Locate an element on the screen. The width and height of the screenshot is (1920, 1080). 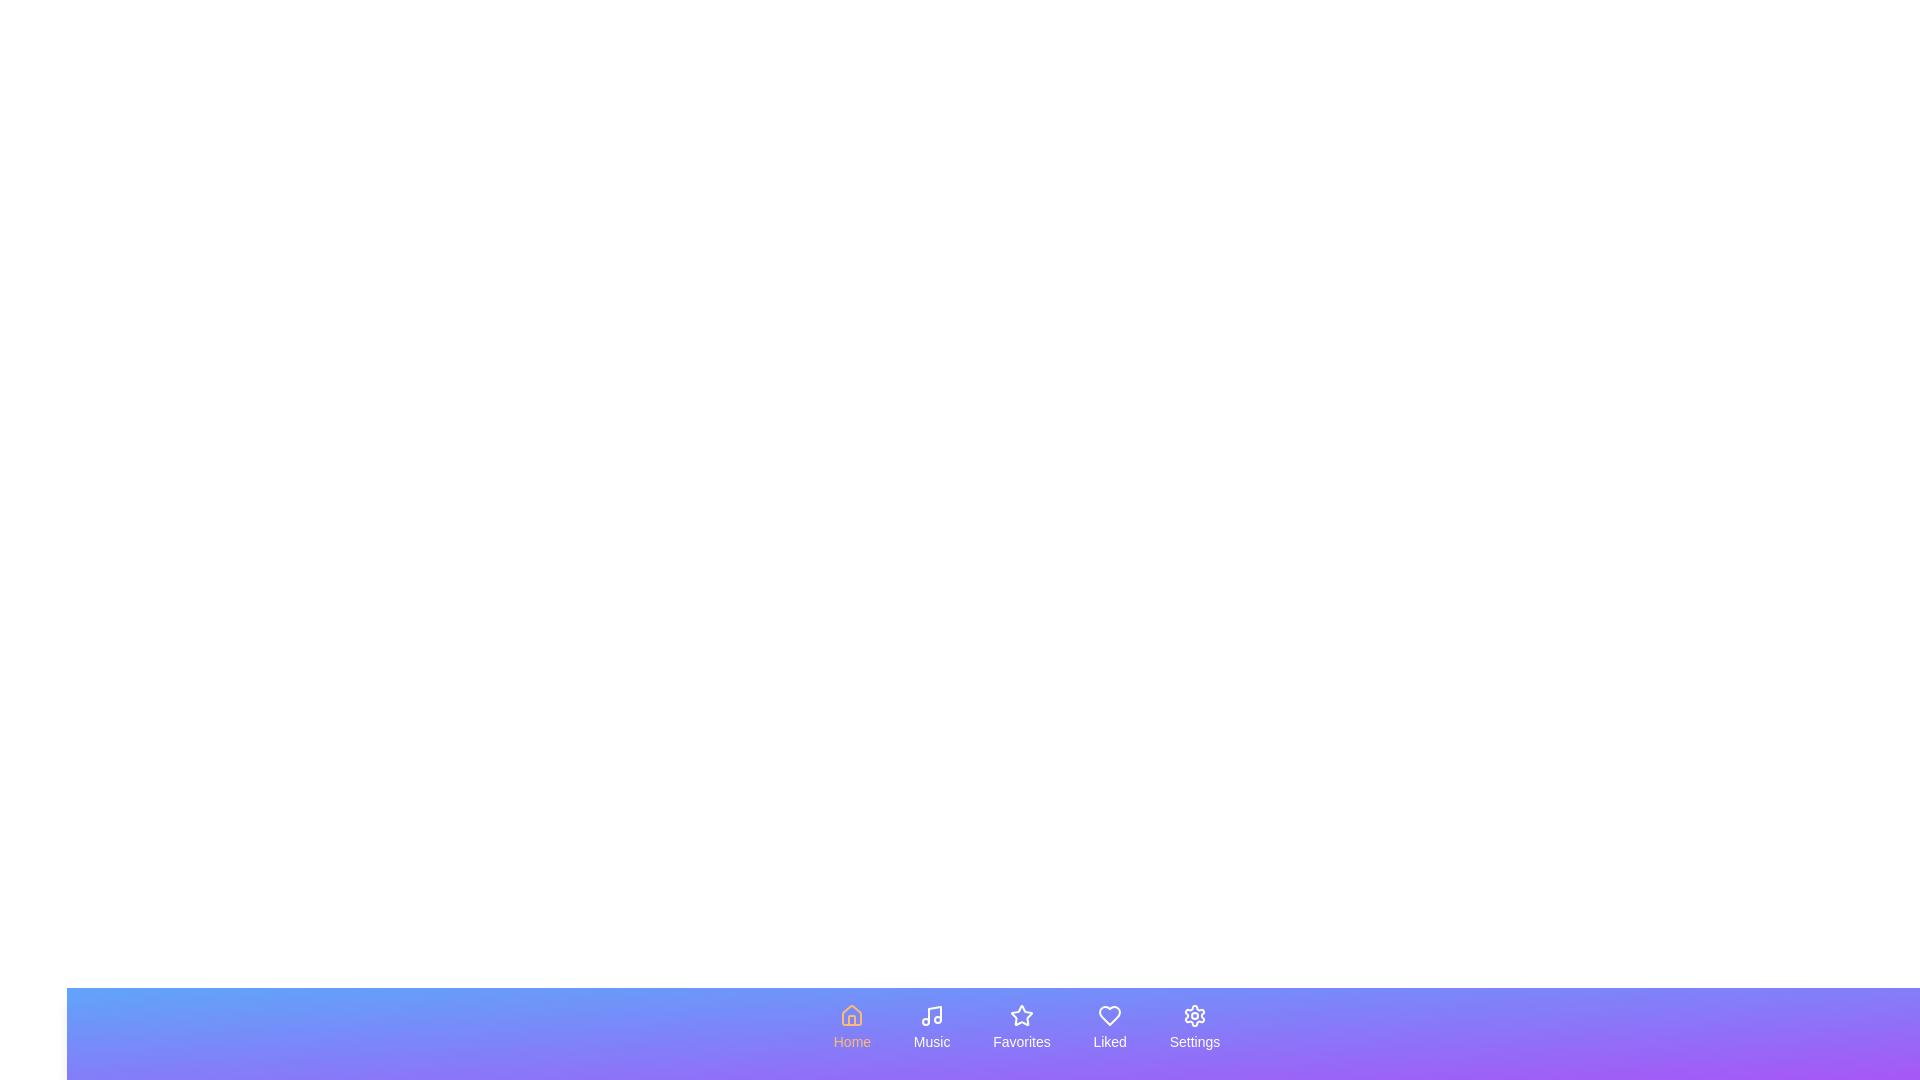
the tab labeled Home to observe its visual feedback is located at coordinates (851, 1028).